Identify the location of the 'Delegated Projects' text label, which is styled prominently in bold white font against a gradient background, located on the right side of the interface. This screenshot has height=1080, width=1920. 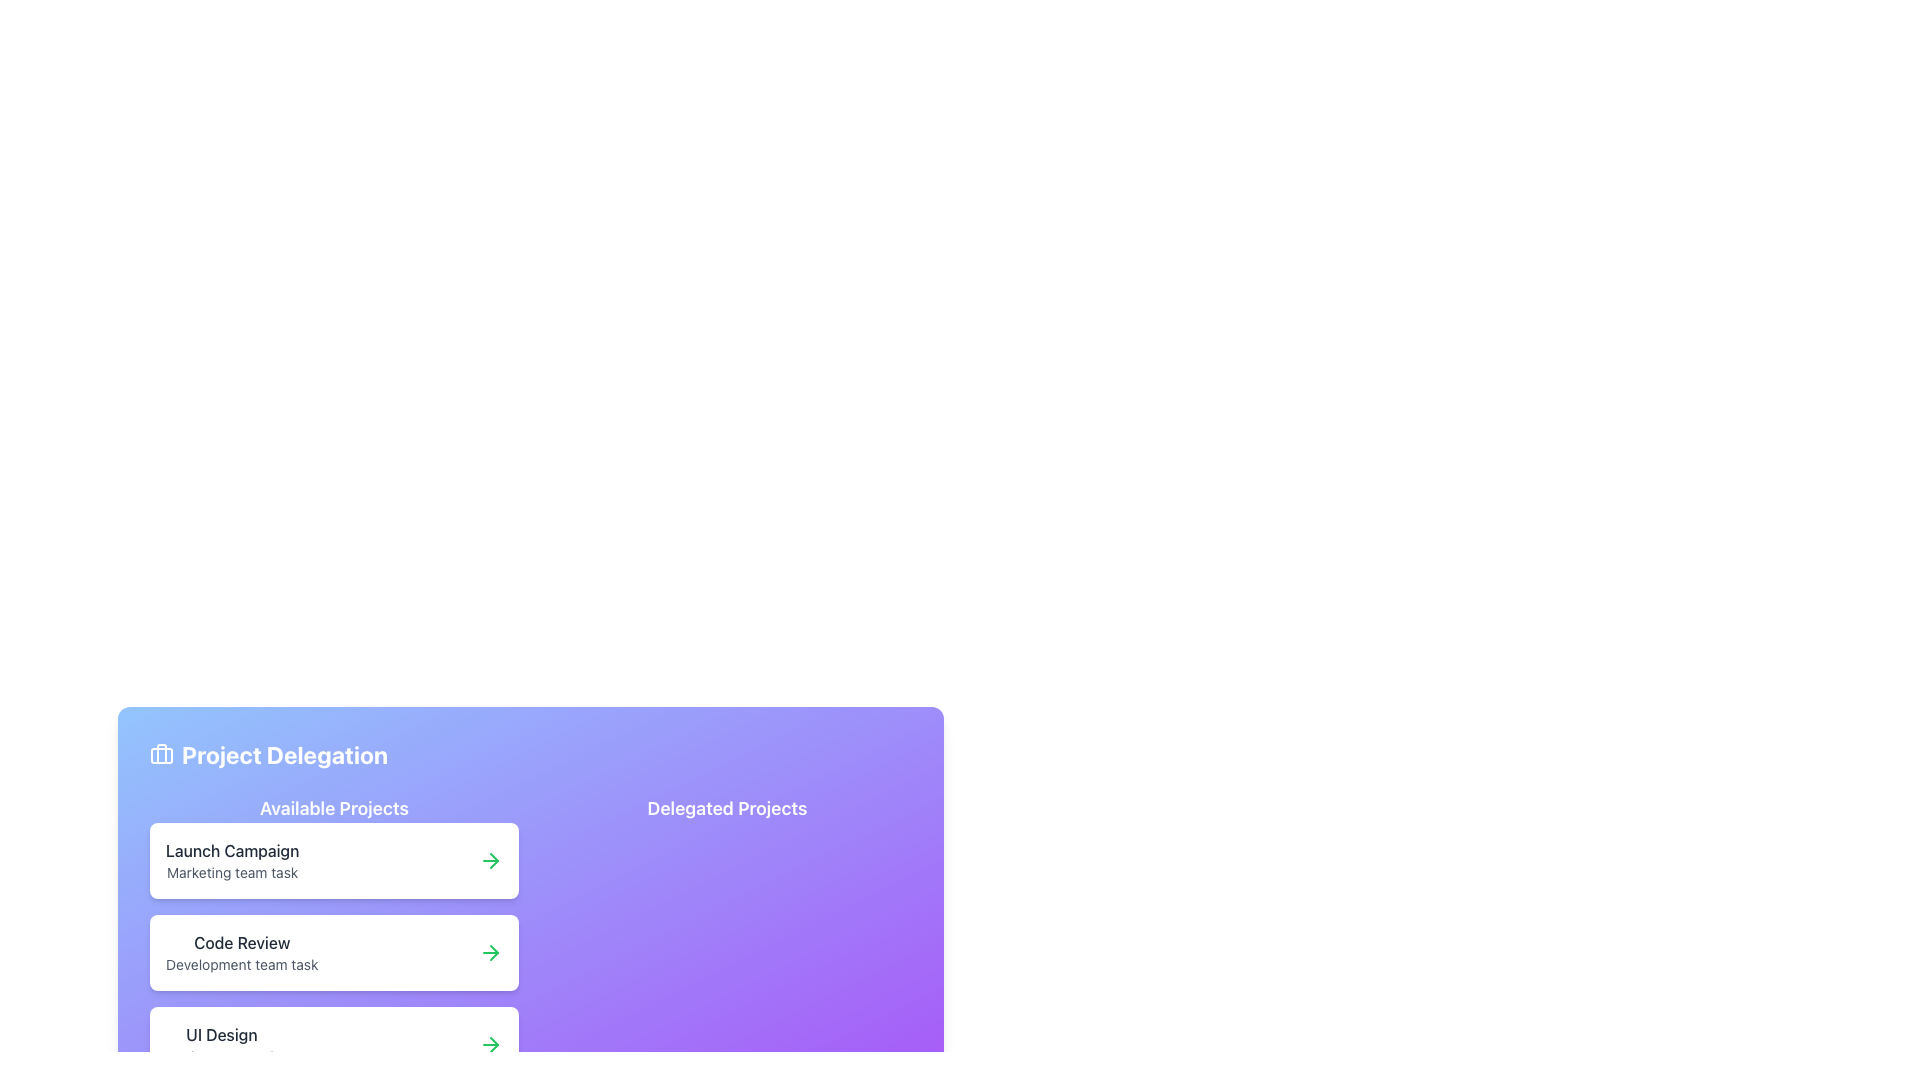
(726, 808).